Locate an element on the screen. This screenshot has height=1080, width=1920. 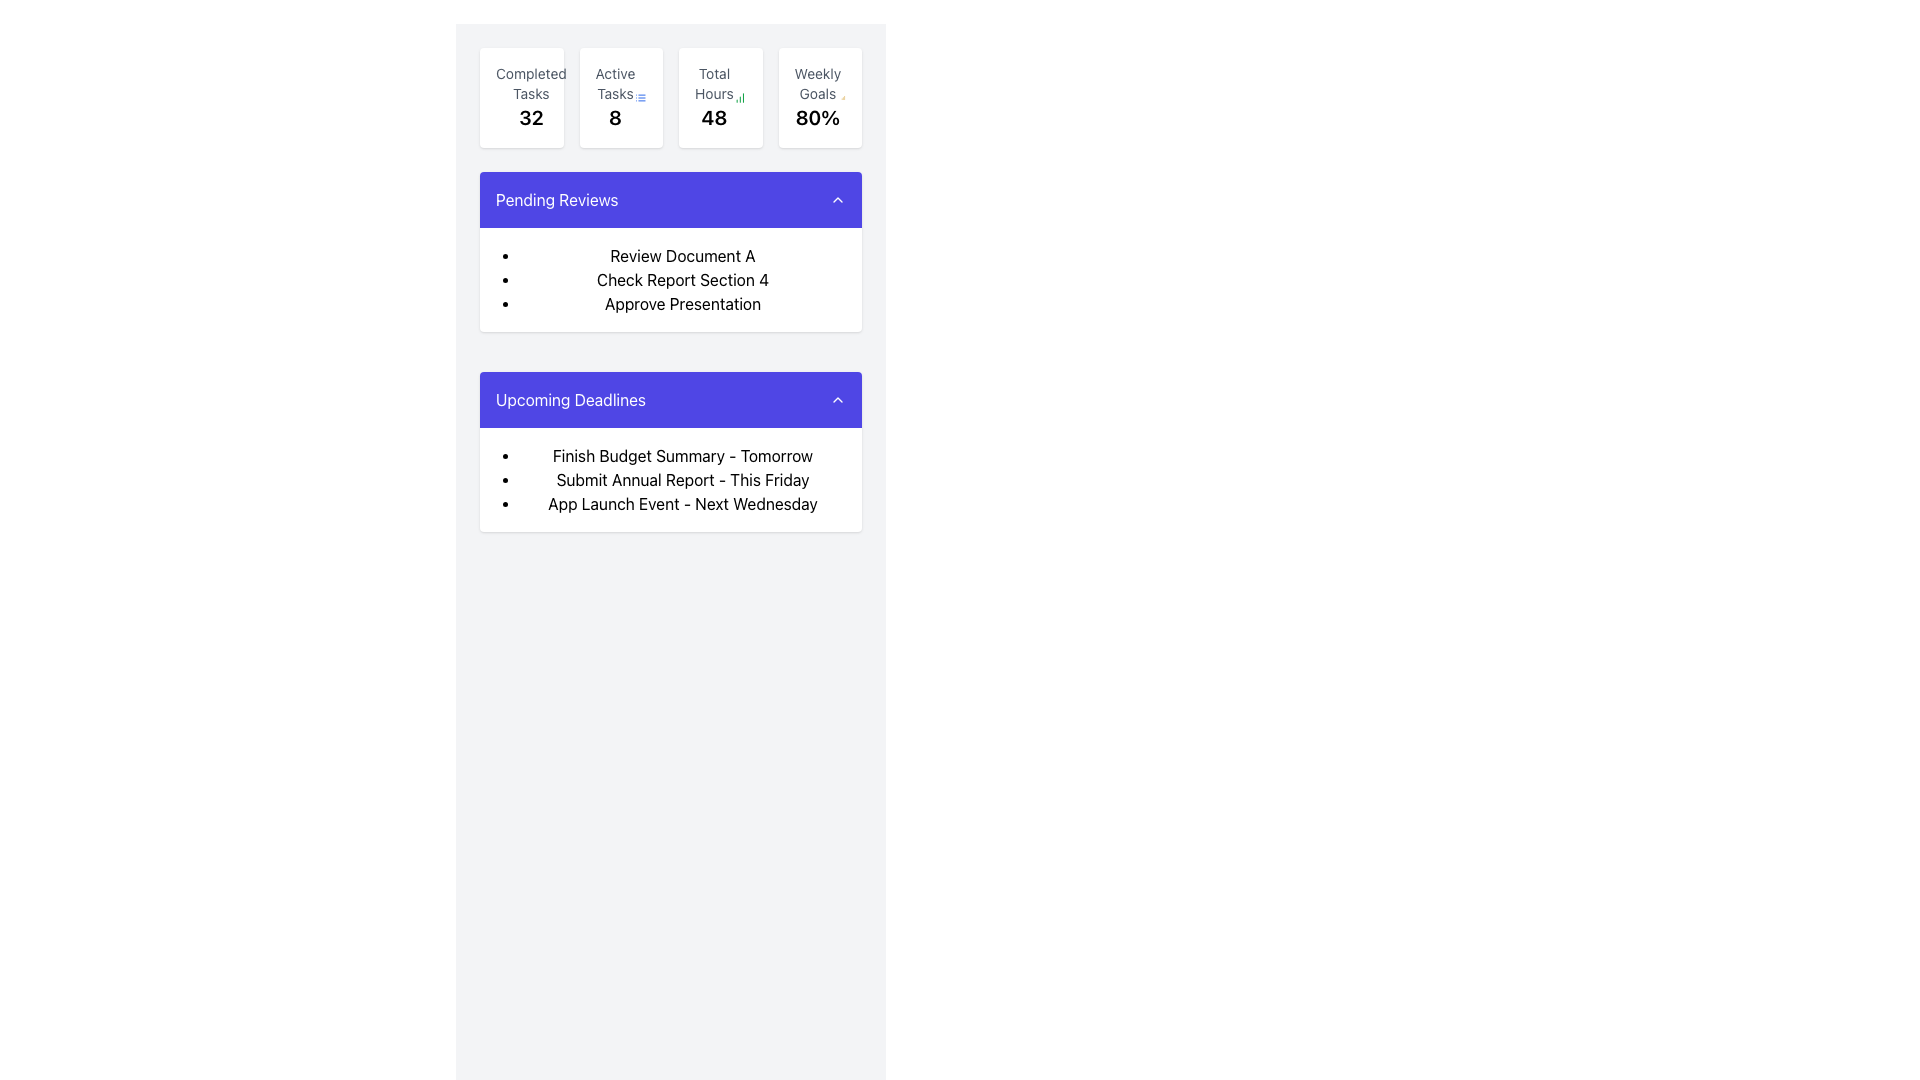
the upward-pointing chevron-shaped icon located within the indigo header labeled 'Upcoming Deadlines' is located at coordinates (838, 400).